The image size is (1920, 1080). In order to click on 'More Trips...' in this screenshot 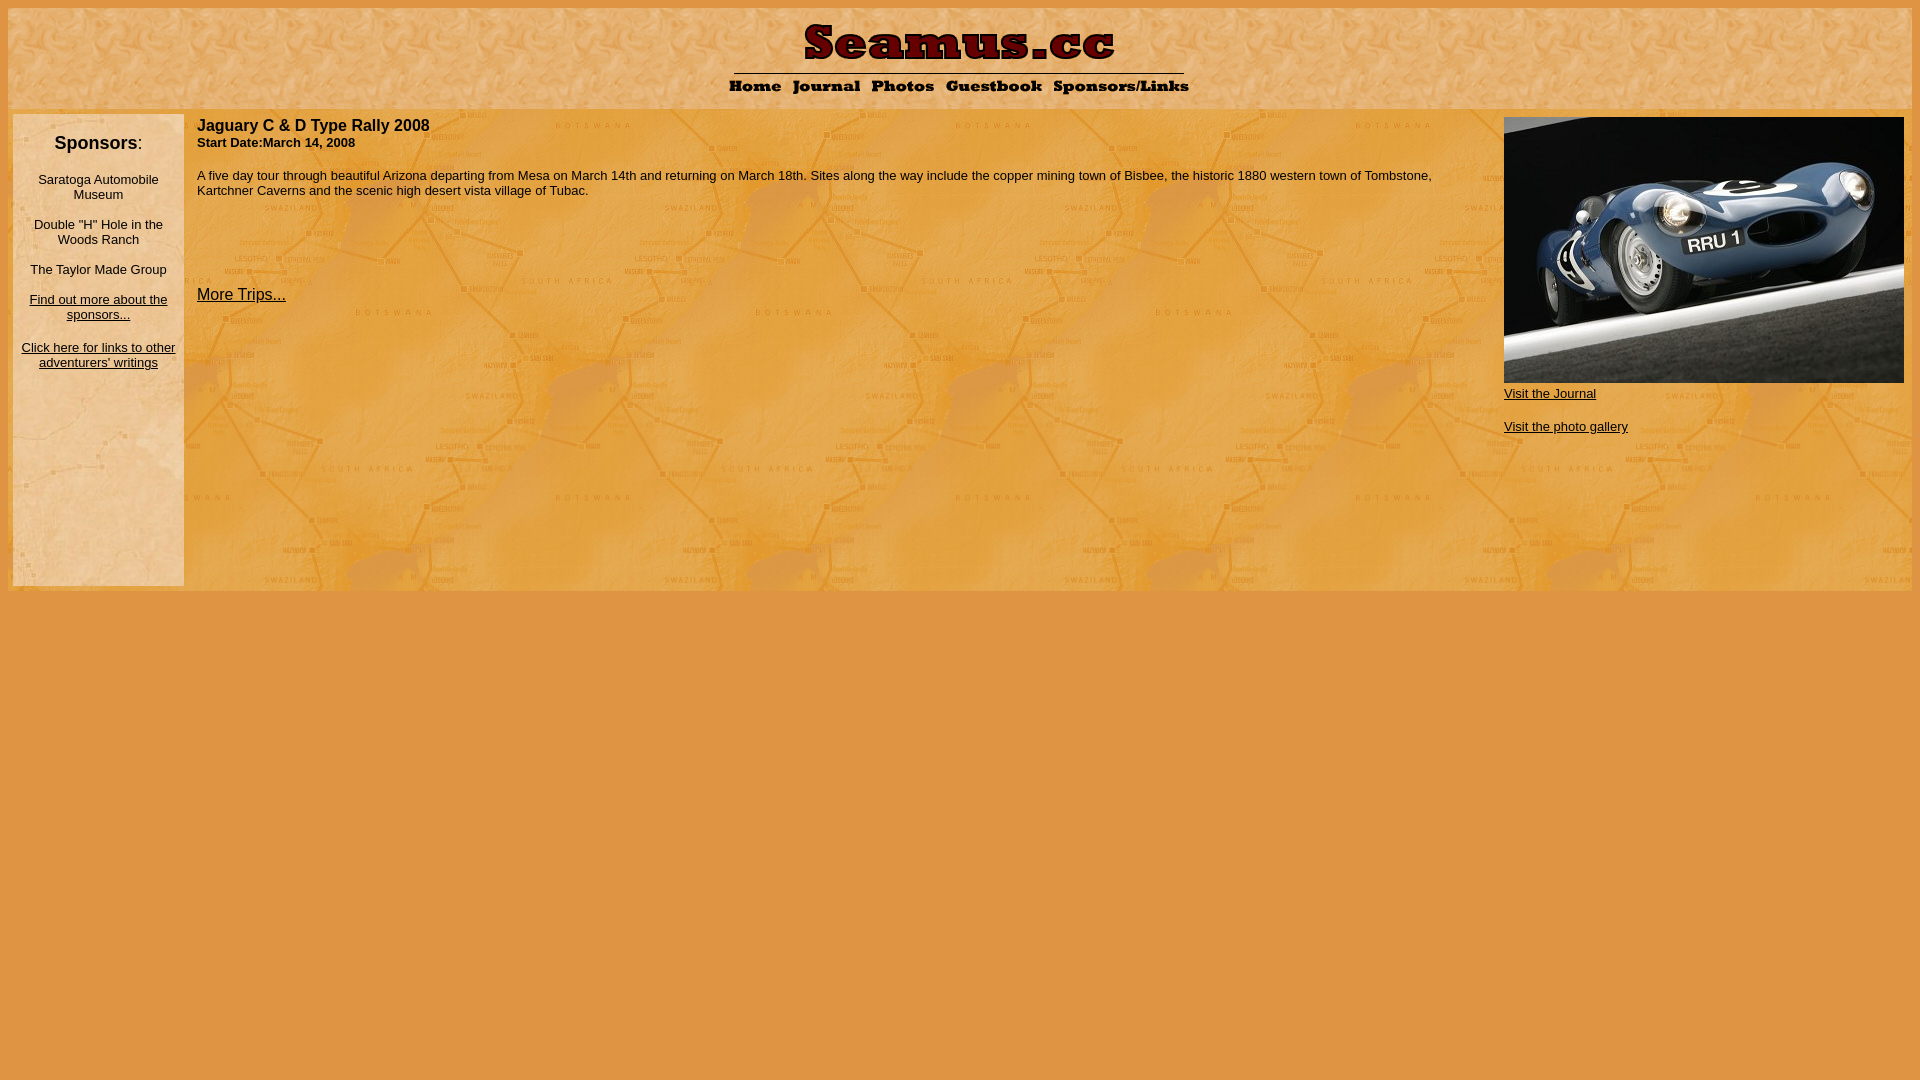, I will do `click(196, 294)`.